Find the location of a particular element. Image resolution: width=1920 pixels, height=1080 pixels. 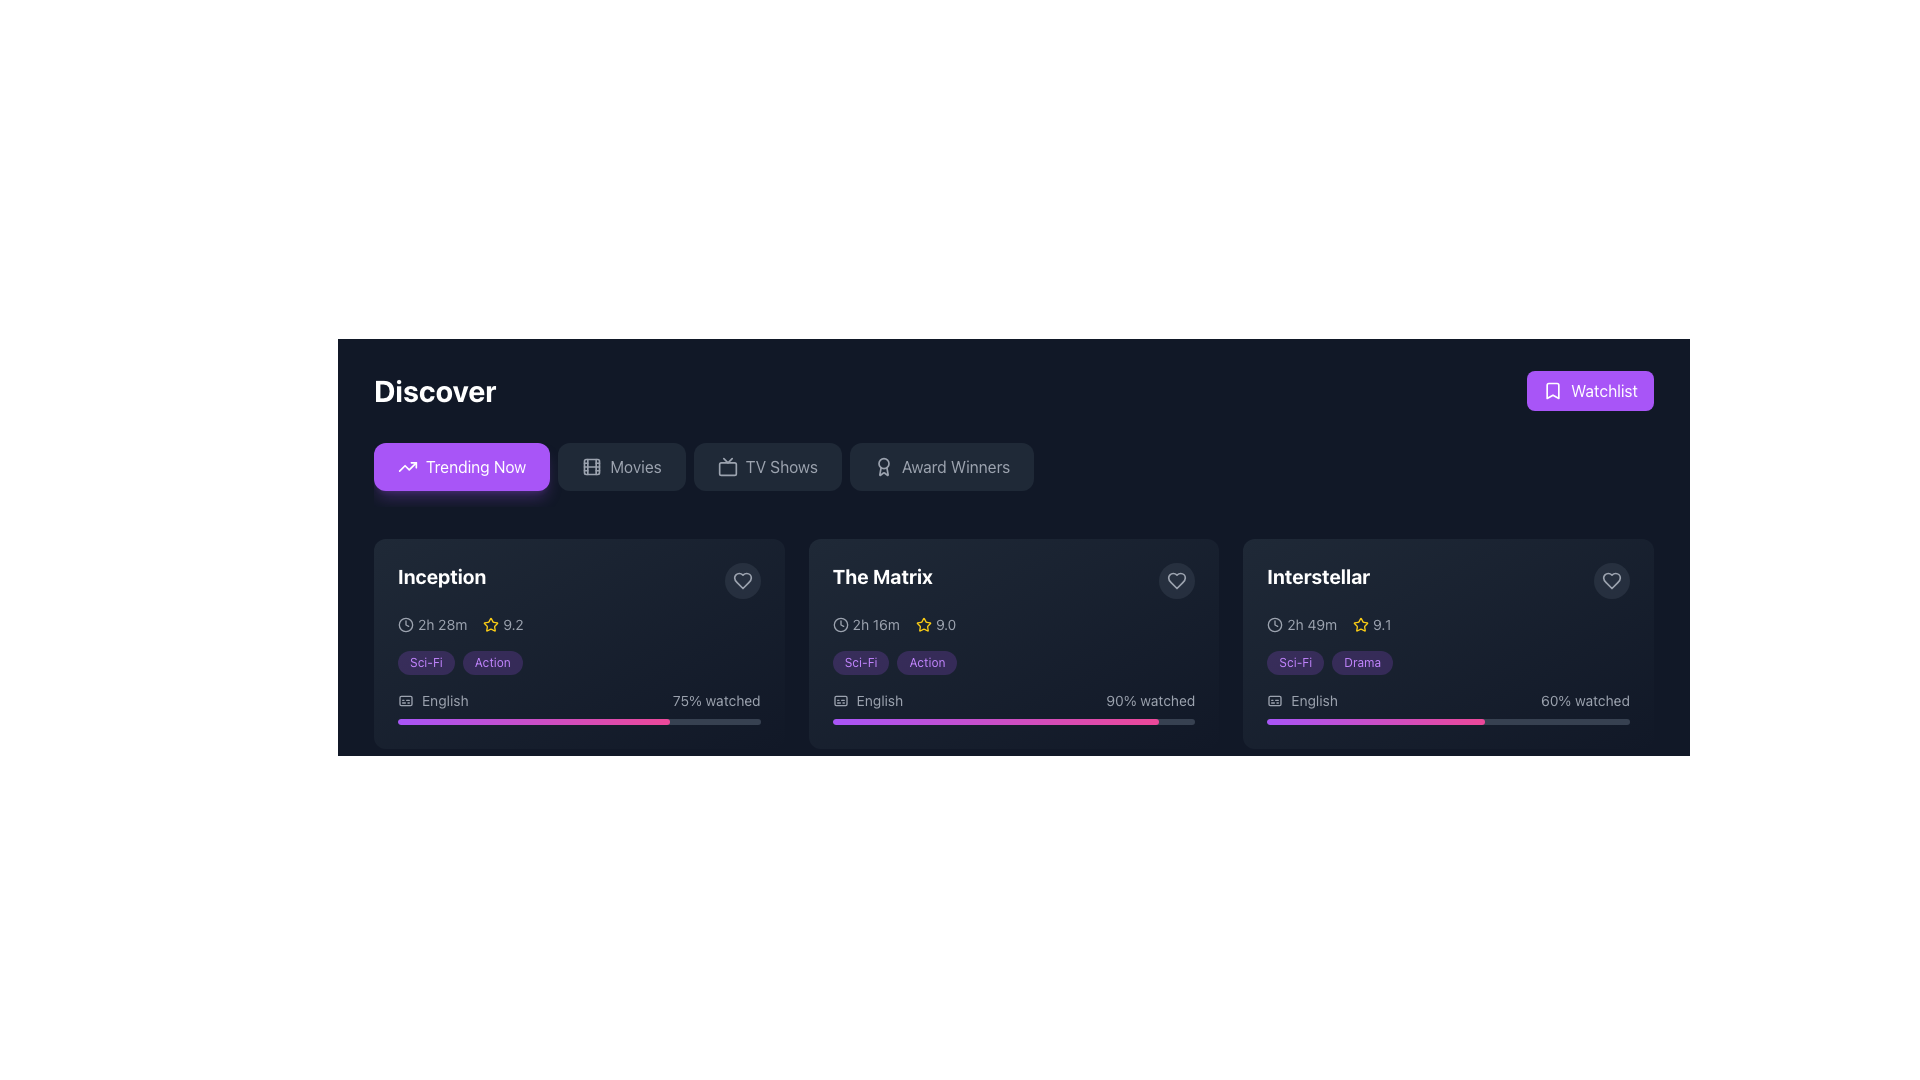

the circular base of the clock icon representing time is located at coordinates (1274, 623).